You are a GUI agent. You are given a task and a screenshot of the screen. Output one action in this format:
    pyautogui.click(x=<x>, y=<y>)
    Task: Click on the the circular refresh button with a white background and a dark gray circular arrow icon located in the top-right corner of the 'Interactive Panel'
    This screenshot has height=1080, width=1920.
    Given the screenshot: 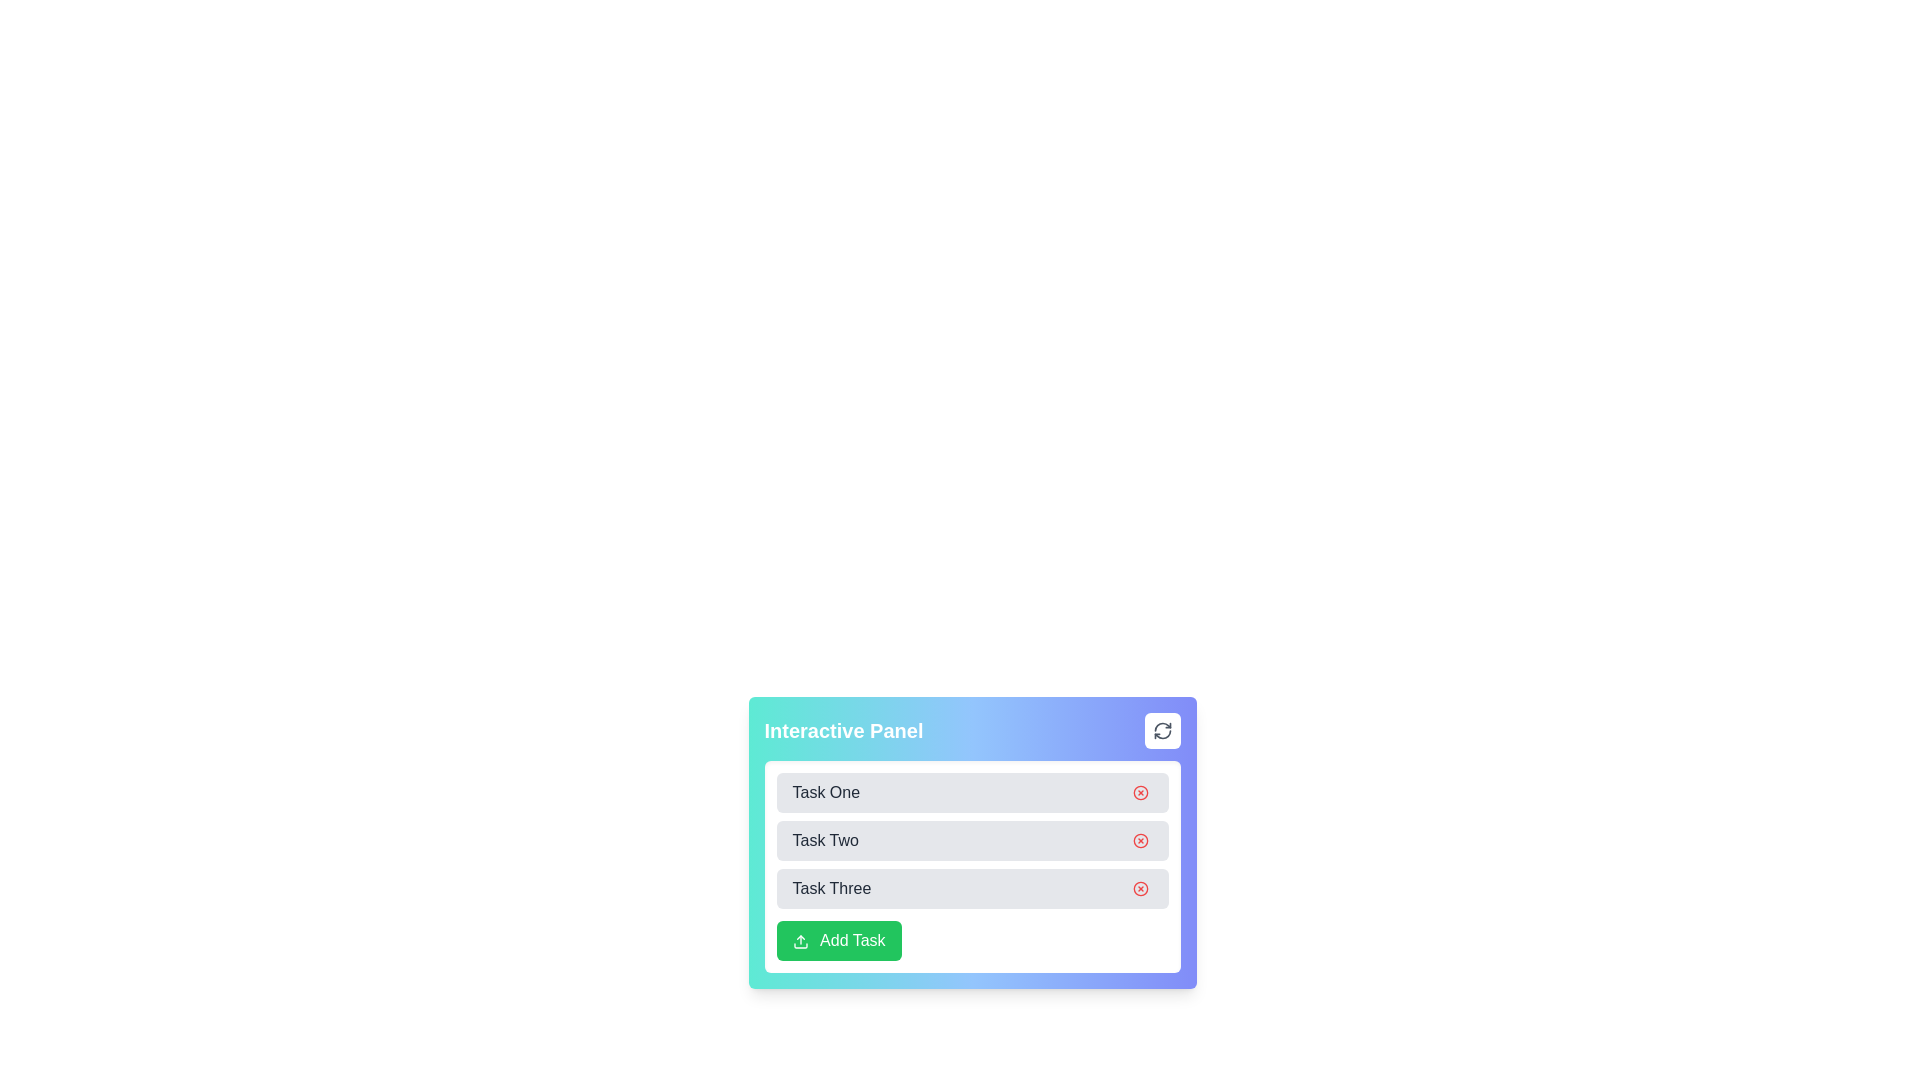 What is the action you would take?
    pyautogui.click(x=1162, y=731)
    